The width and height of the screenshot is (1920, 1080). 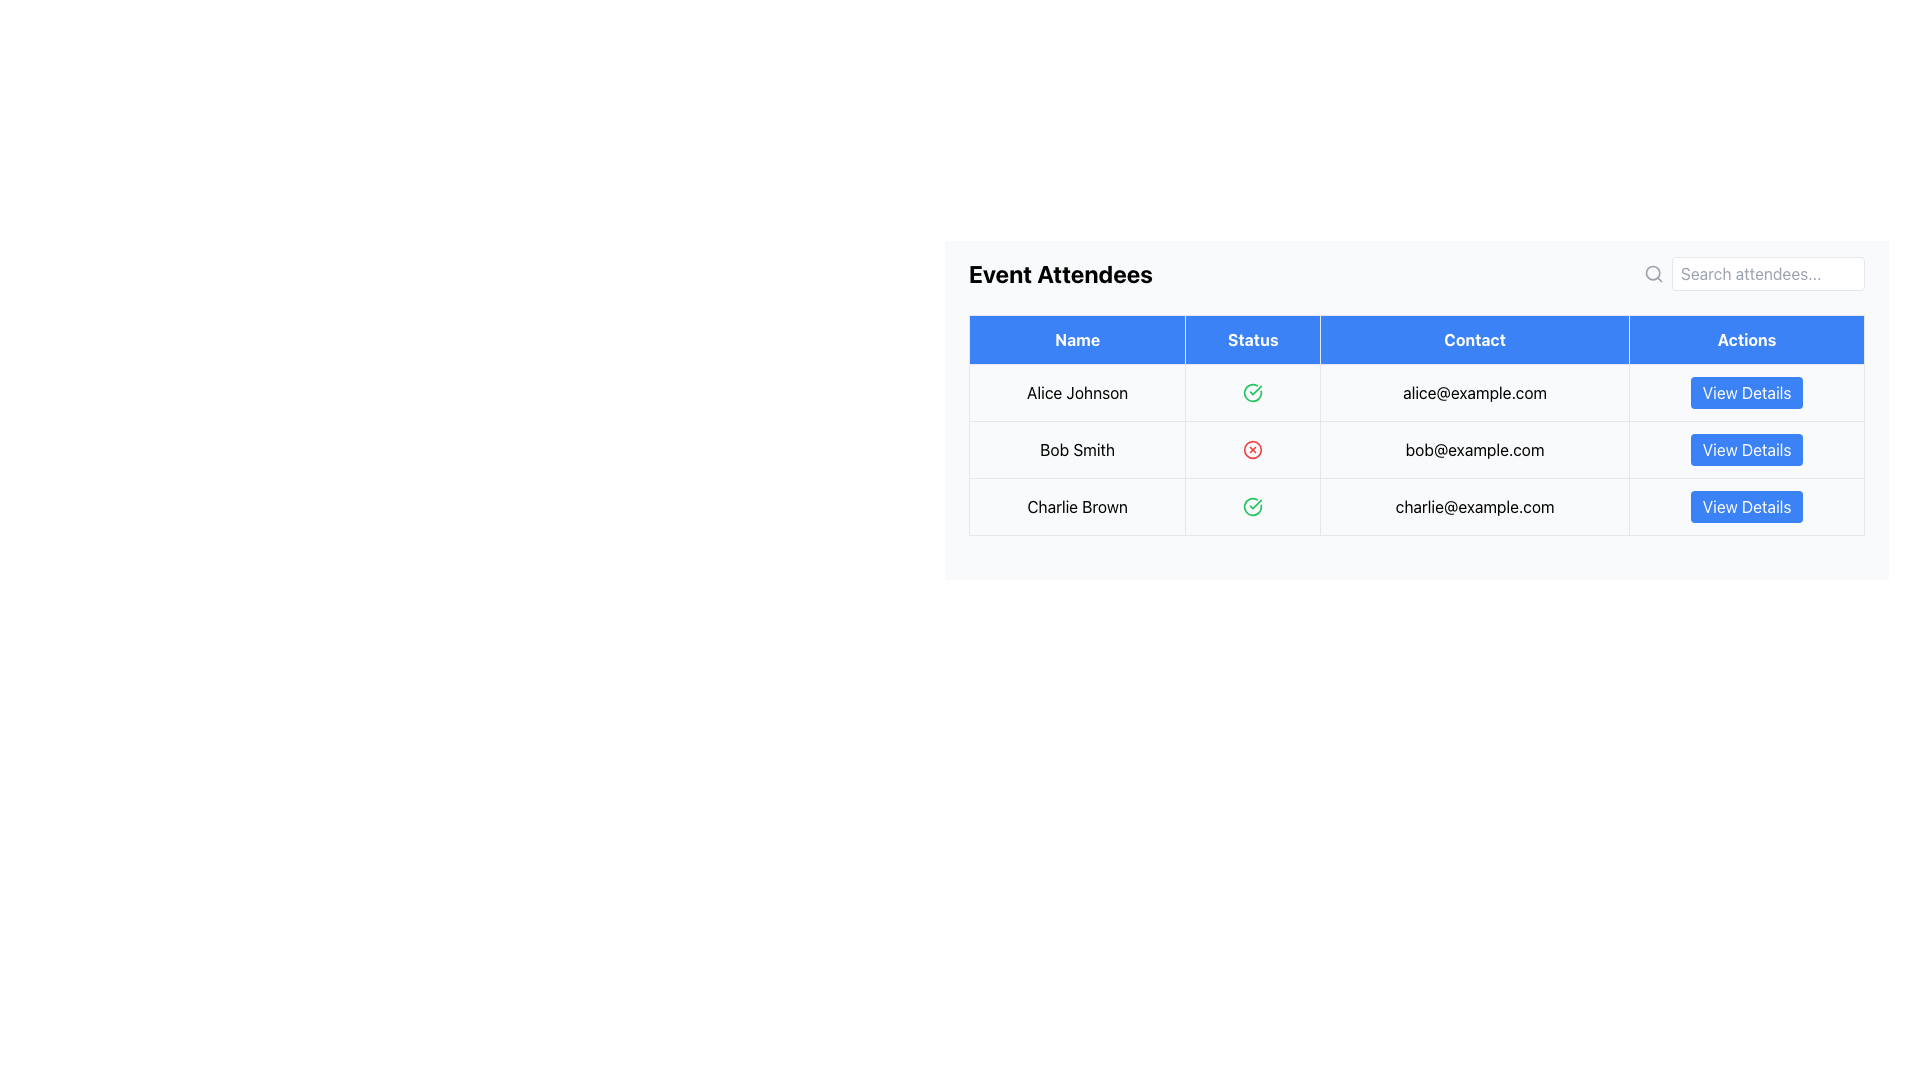 I want to click on the text label displaying 'Alice Johnson' in the 'Name' column of the table, so click(x=1076, y=393).